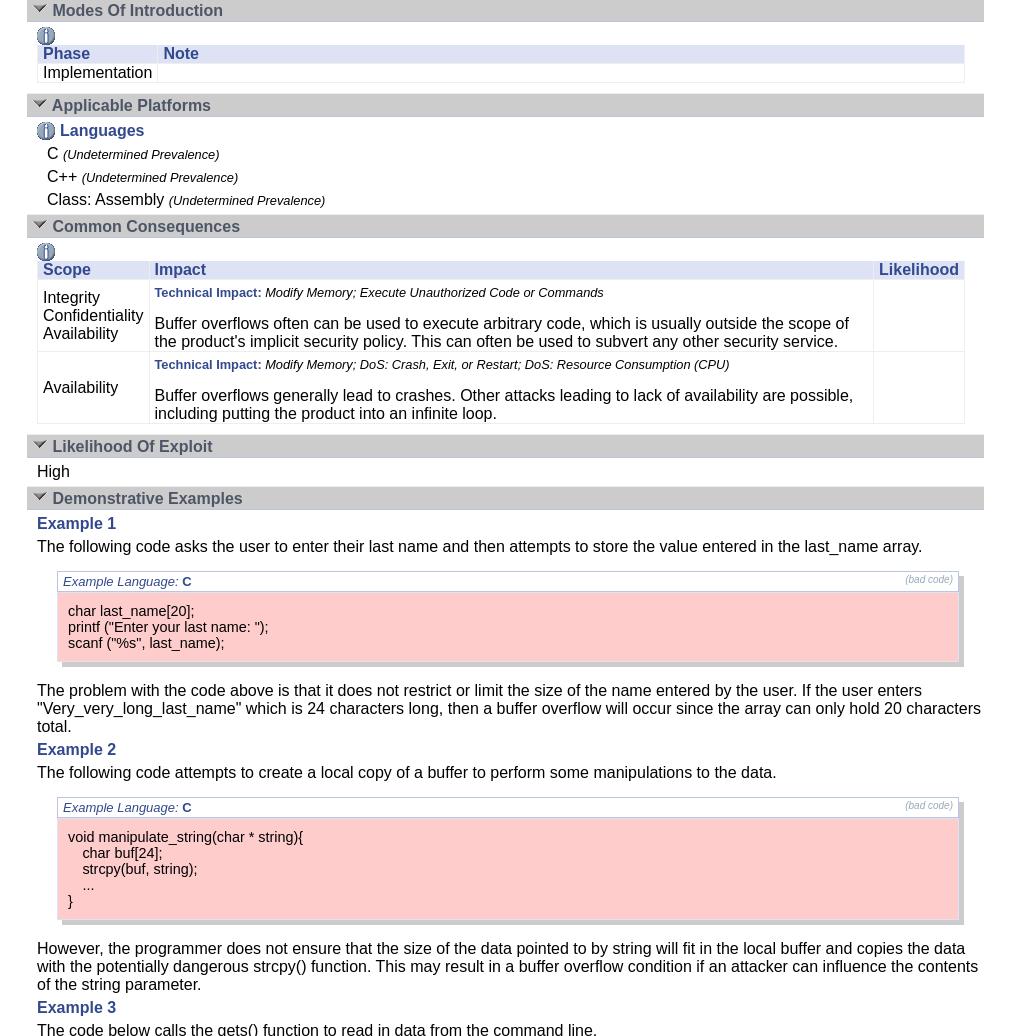 Image resolution: width=1020 pixels, height=1036 pixels. Describe the element at coordinates (406, 772) in the screenshot. I see `'The following code attempts to create a local copy of a buffer to perform some manipulations to the data.'` at that location.